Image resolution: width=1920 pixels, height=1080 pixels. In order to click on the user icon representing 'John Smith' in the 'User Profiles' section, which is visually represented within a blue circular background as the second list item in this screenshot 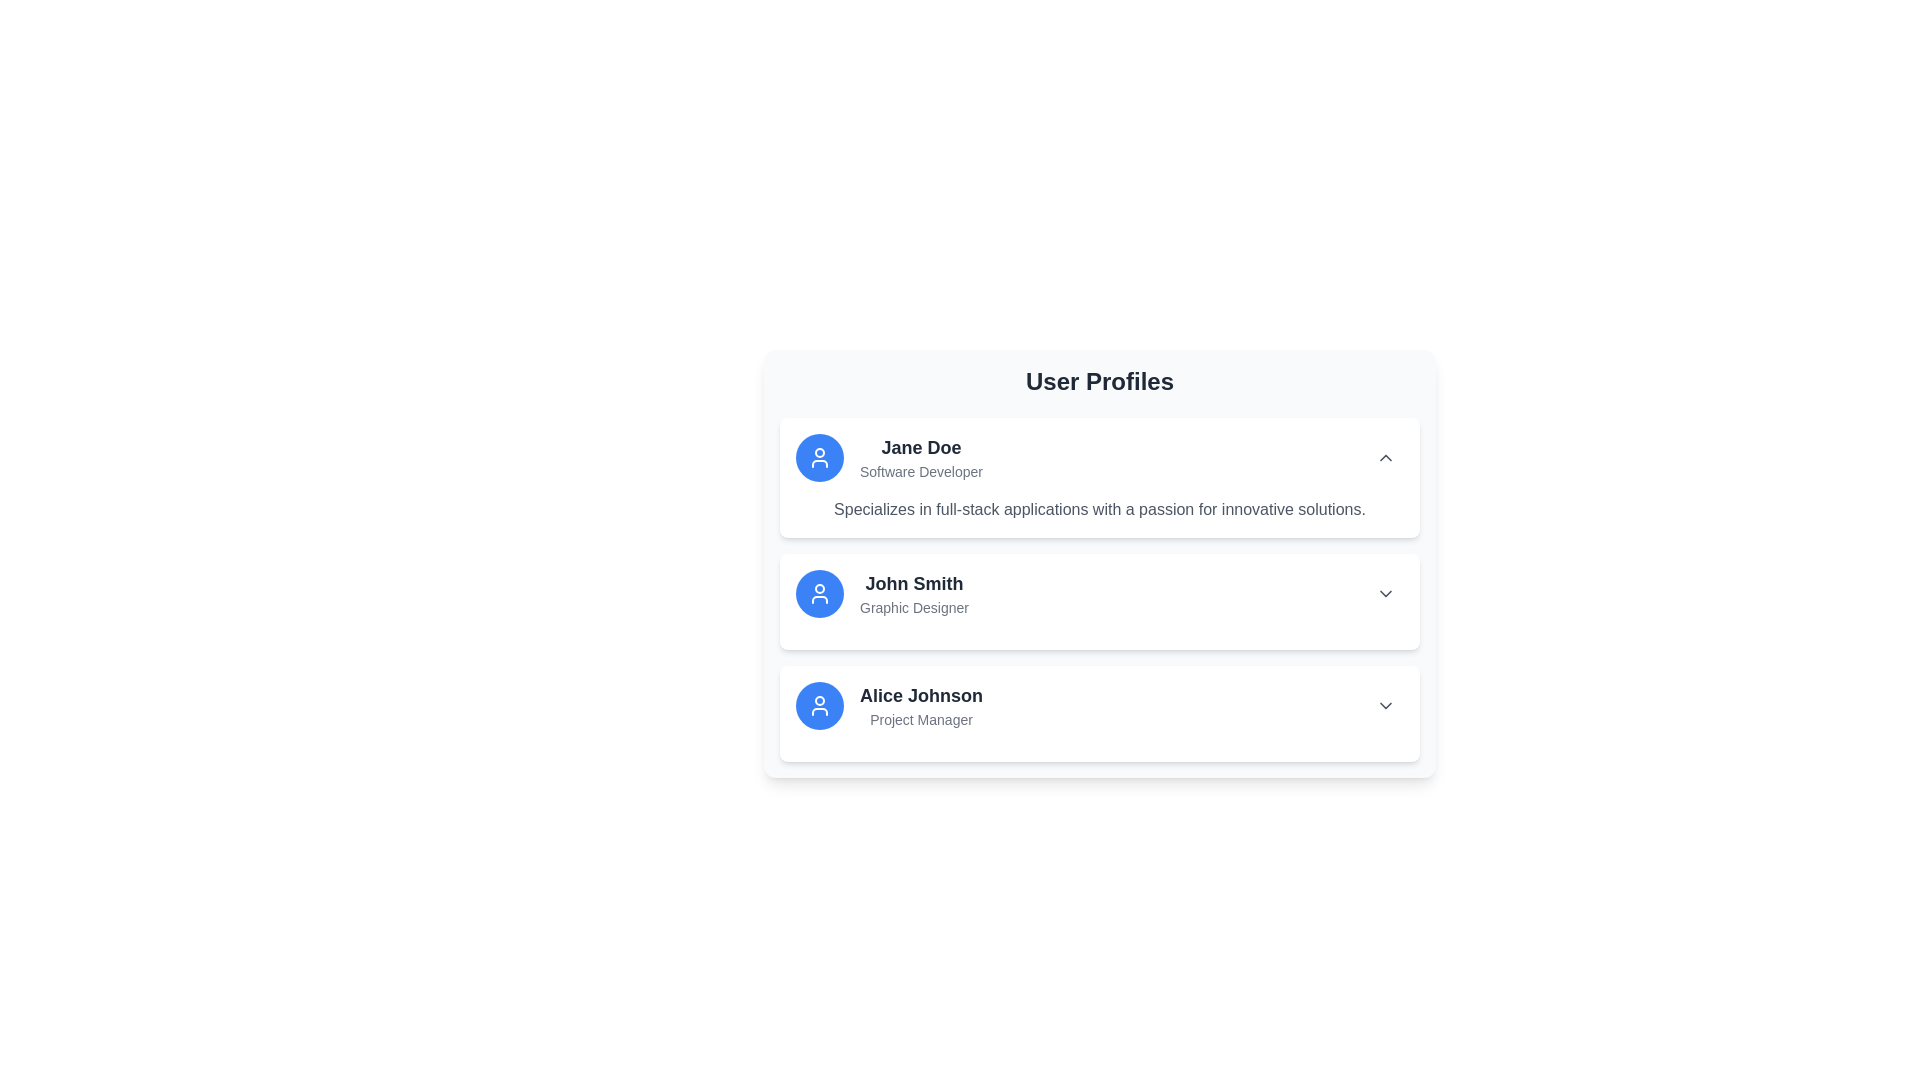, I will do `click(820, 593)`.